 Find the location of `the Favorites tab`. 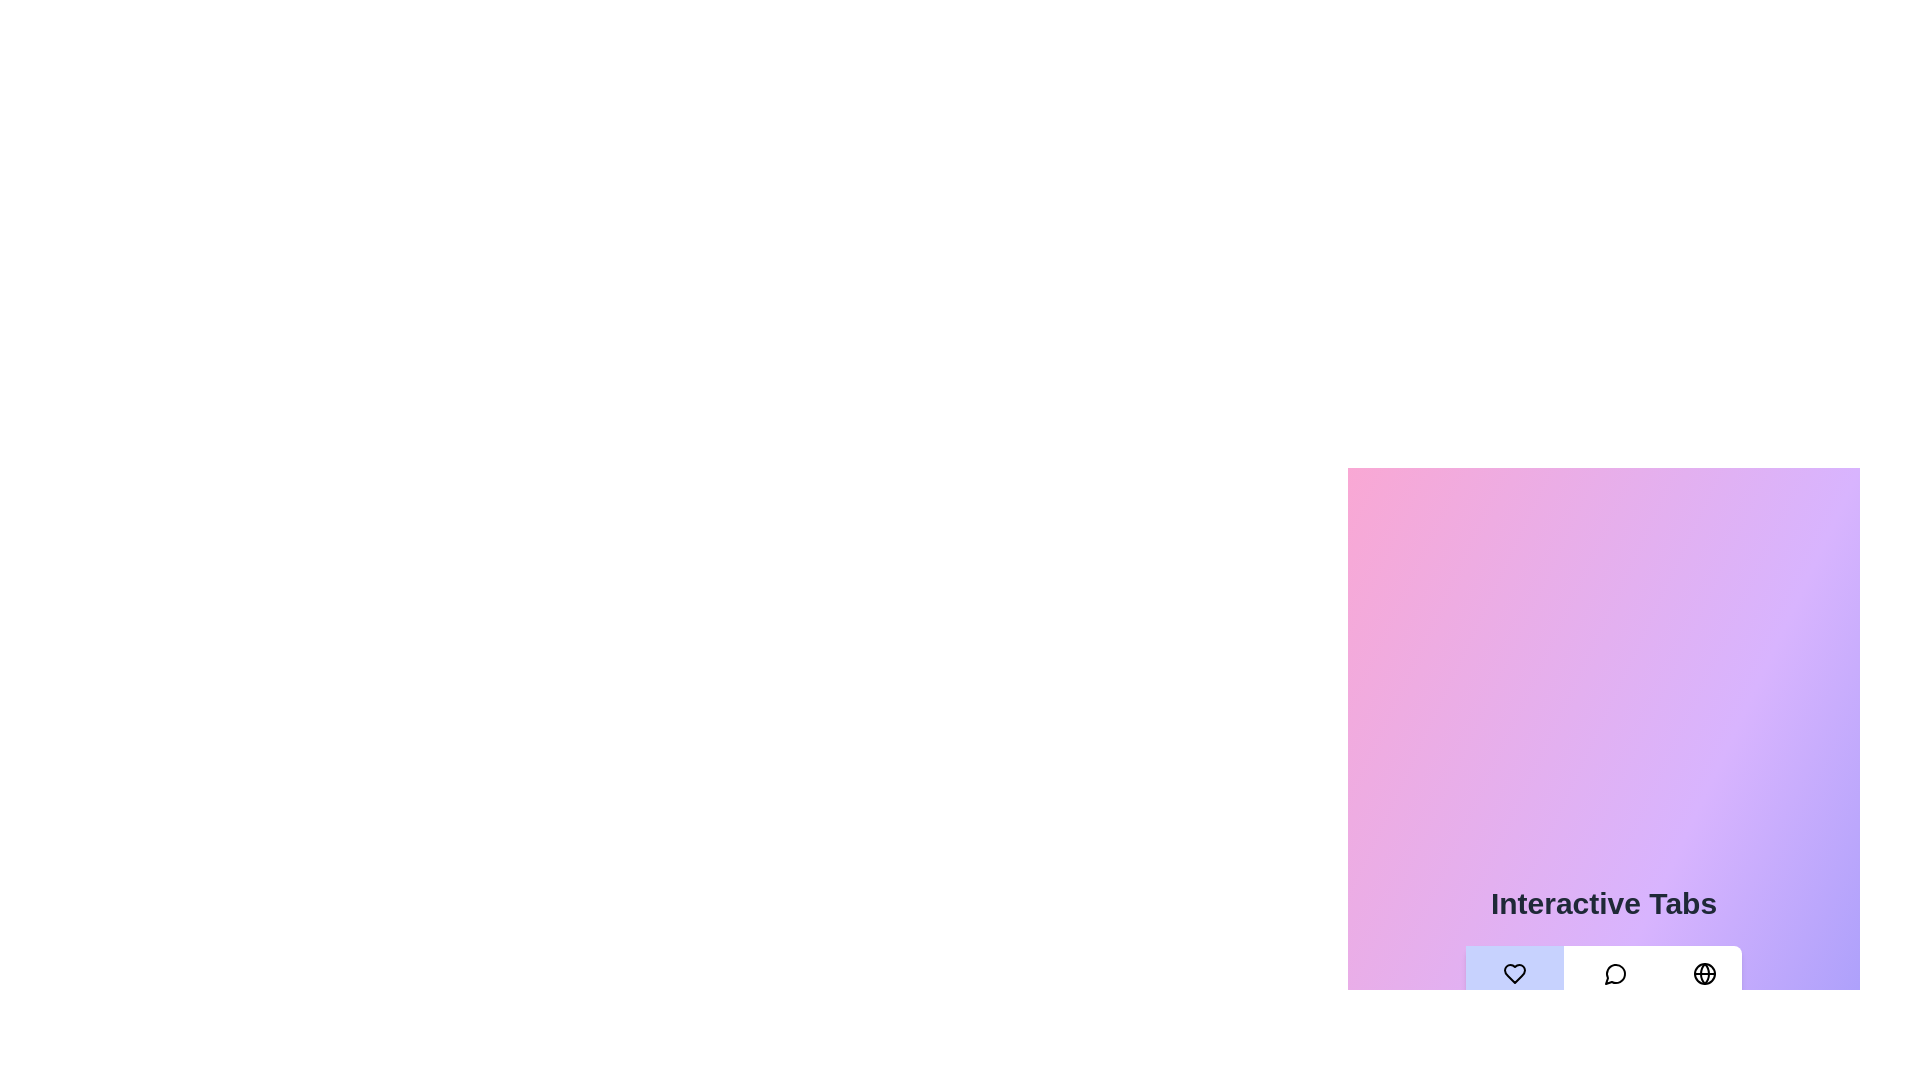

the Favorites tab is located at coordinates (1514, 990).